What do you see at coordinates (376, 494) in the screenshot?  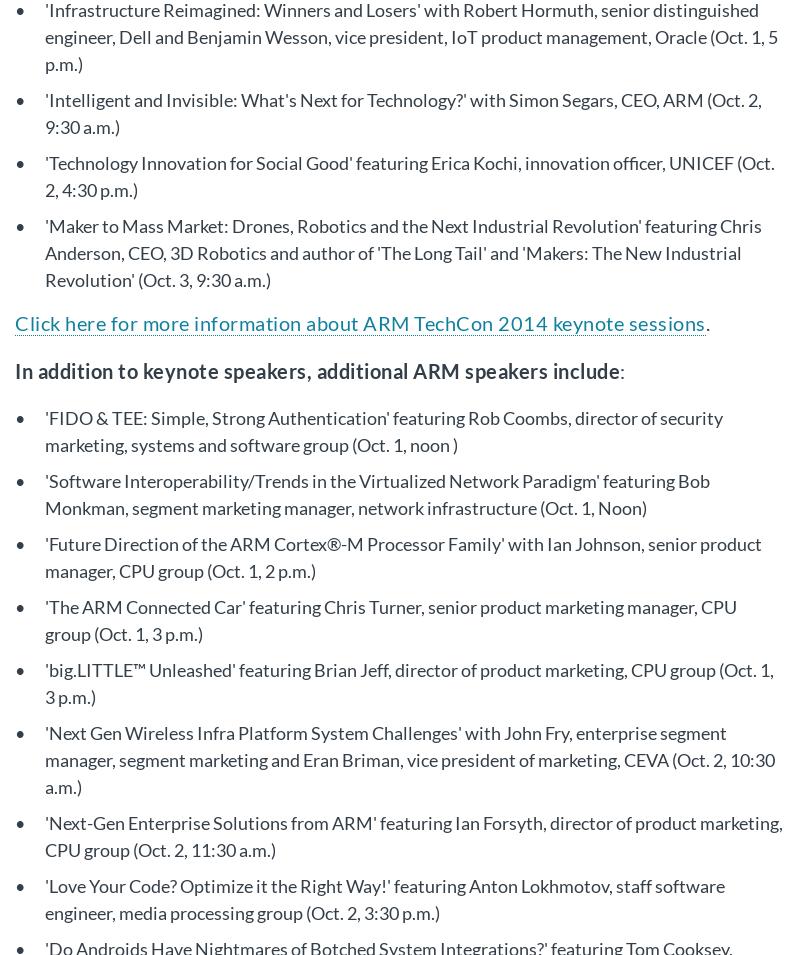 I see `''Software Interoperability/Trends in the Virtualized Network Paradigm' featuring Bob Monkman, segment marketing manager, network infrastructure (Oct. 1, Noon)'` at bounding box center [376, 494].